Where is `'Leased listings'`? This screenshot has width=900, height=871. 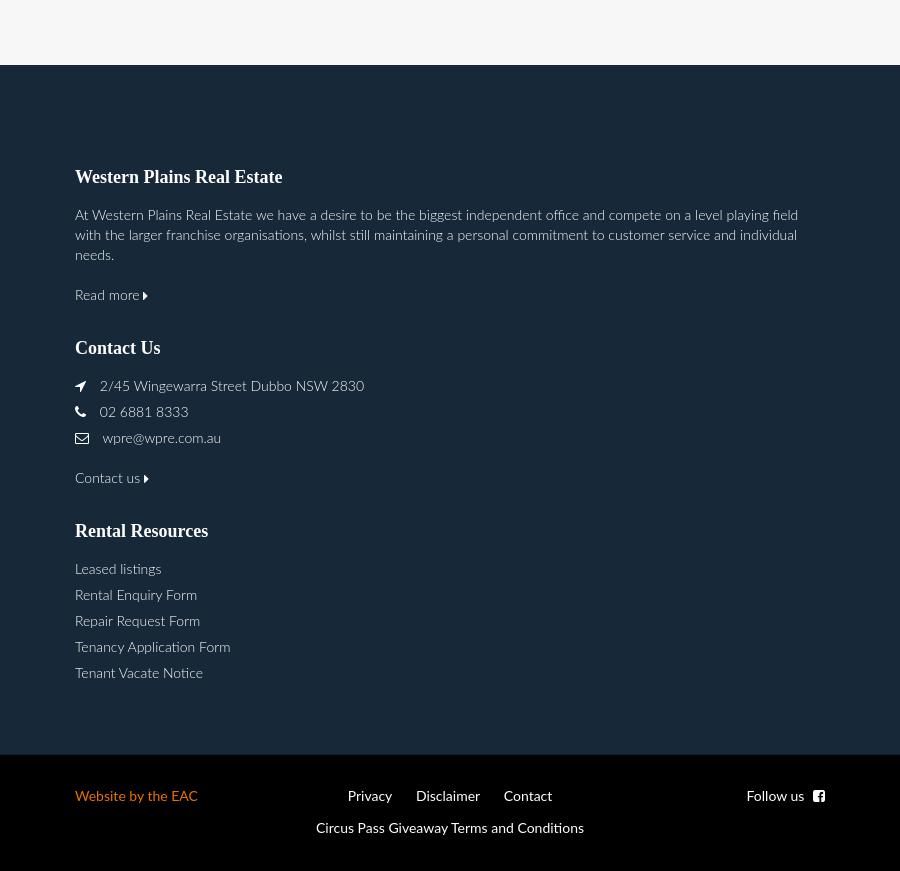
'Leased listings' is located at coordinates (73, 569).